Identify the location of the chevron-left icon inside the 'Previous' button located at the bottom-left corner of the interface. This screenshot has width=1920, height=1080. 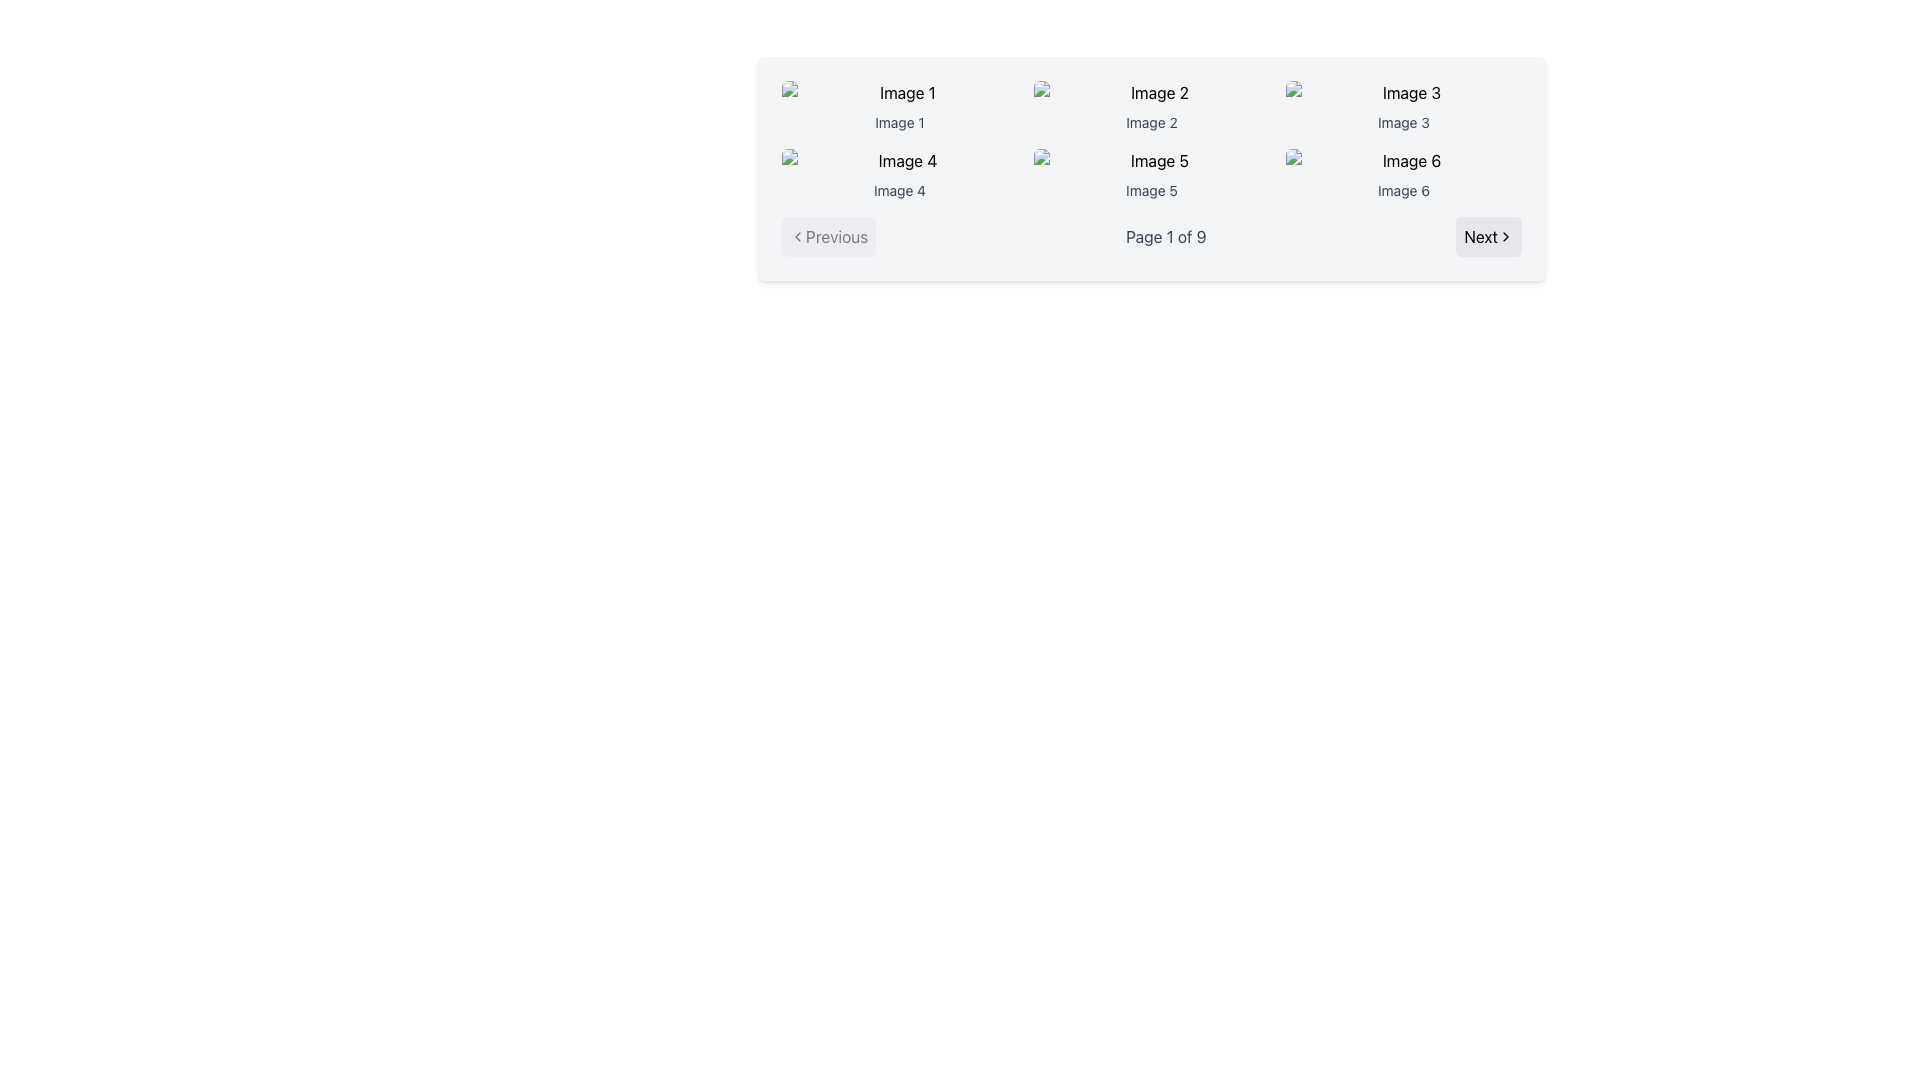
(796, 235).